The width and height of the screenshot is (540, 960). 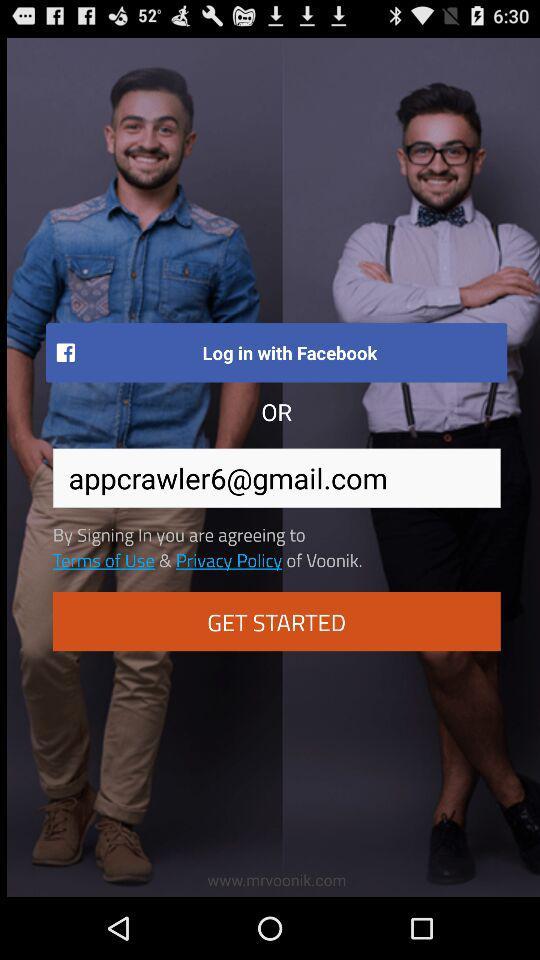 What do you see at coordinates (228, 559) in the screenshot?
I see `privacy policy item` at bounding box center [228, 559].